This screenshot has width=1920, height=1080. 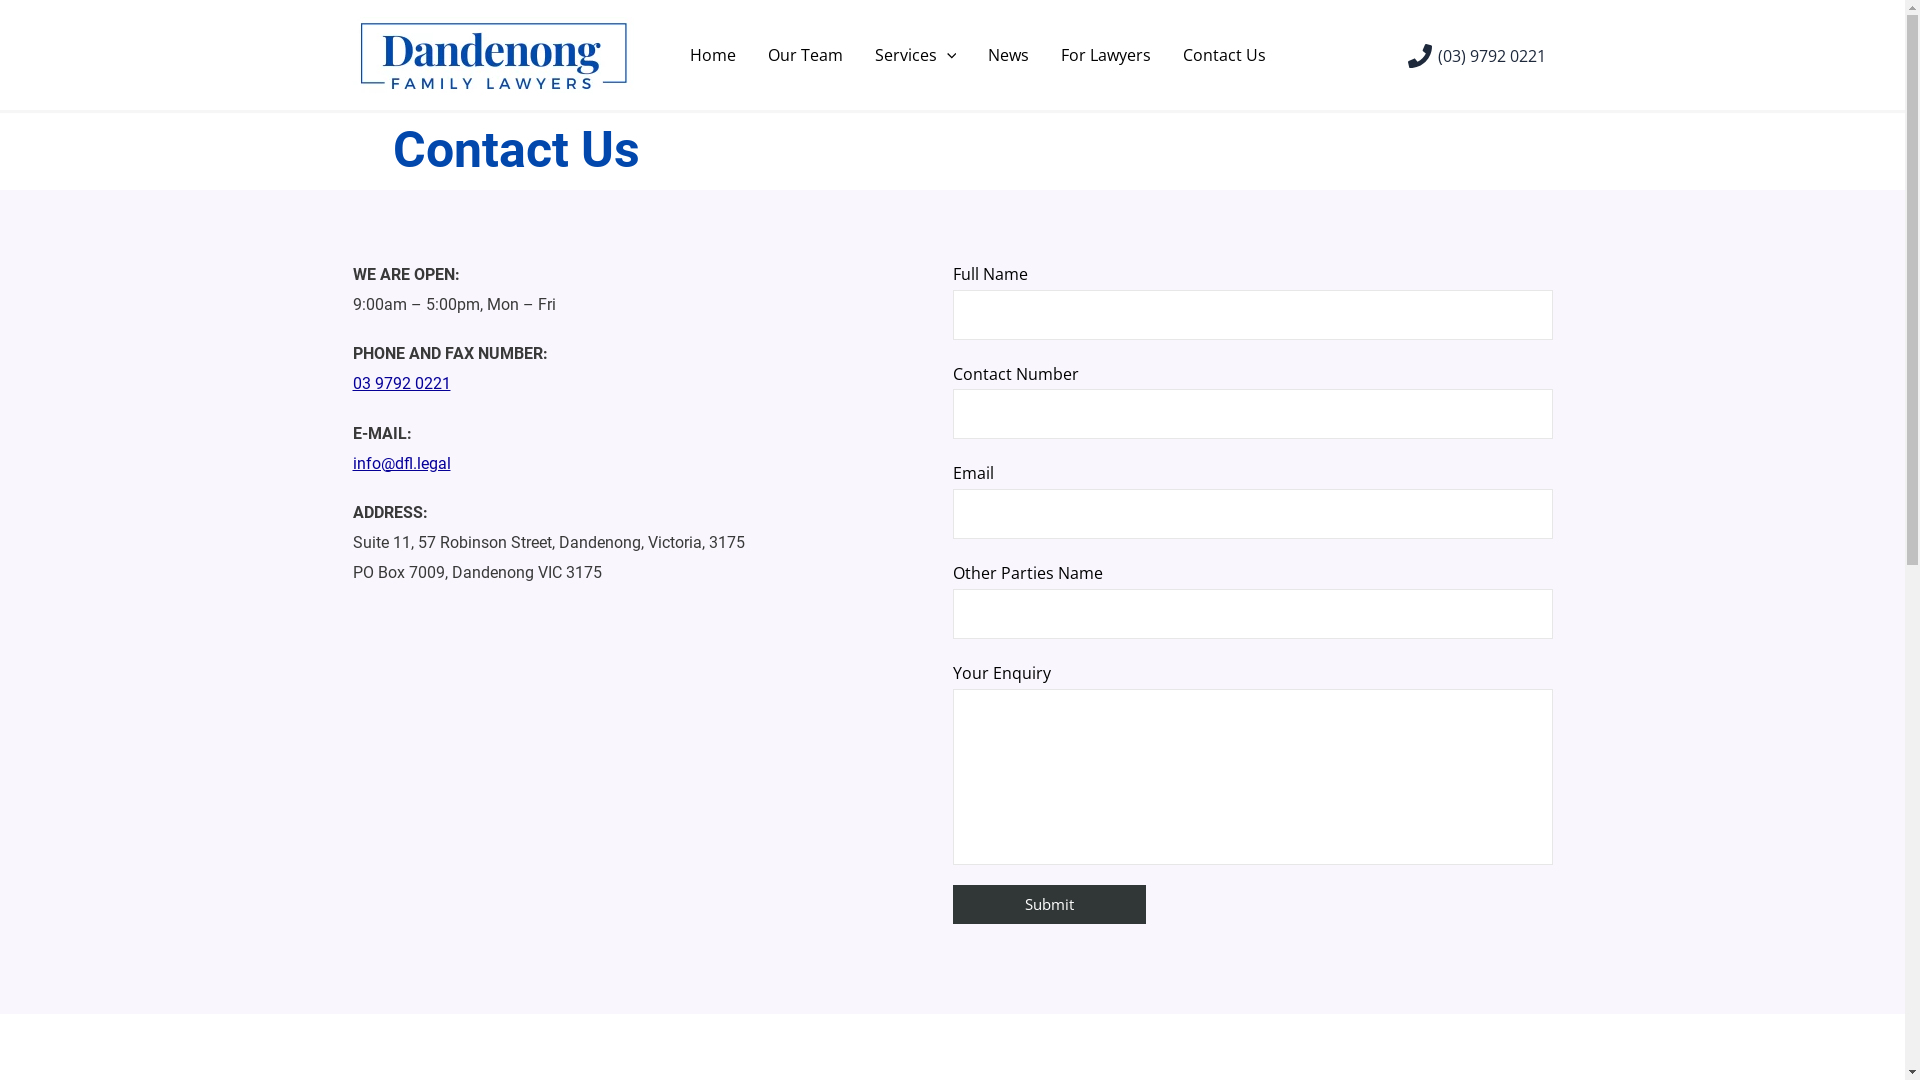 What do you see at coordinates (1477, 55) in the screenshot?
I see `'(03) 9792 0221'` at bounding box center [1477, 55].